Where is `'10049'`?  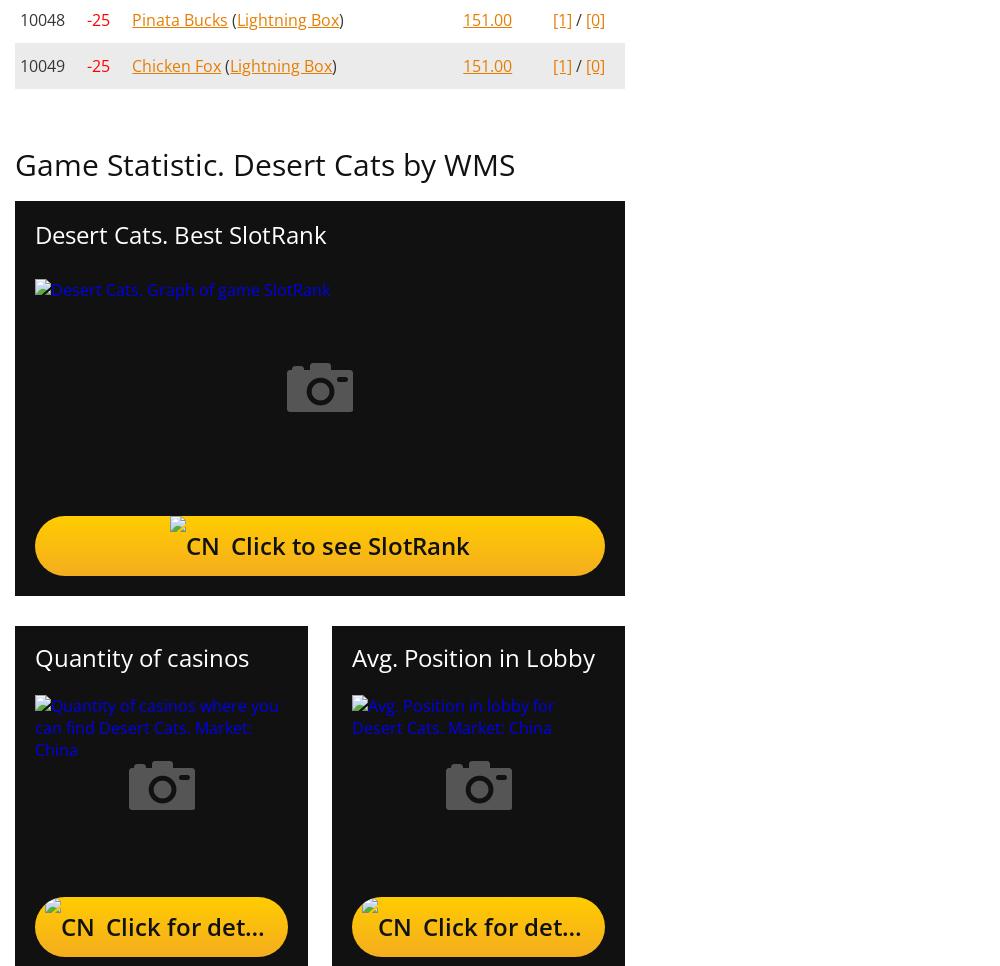 '10049' is located at coordinates (42, 65).